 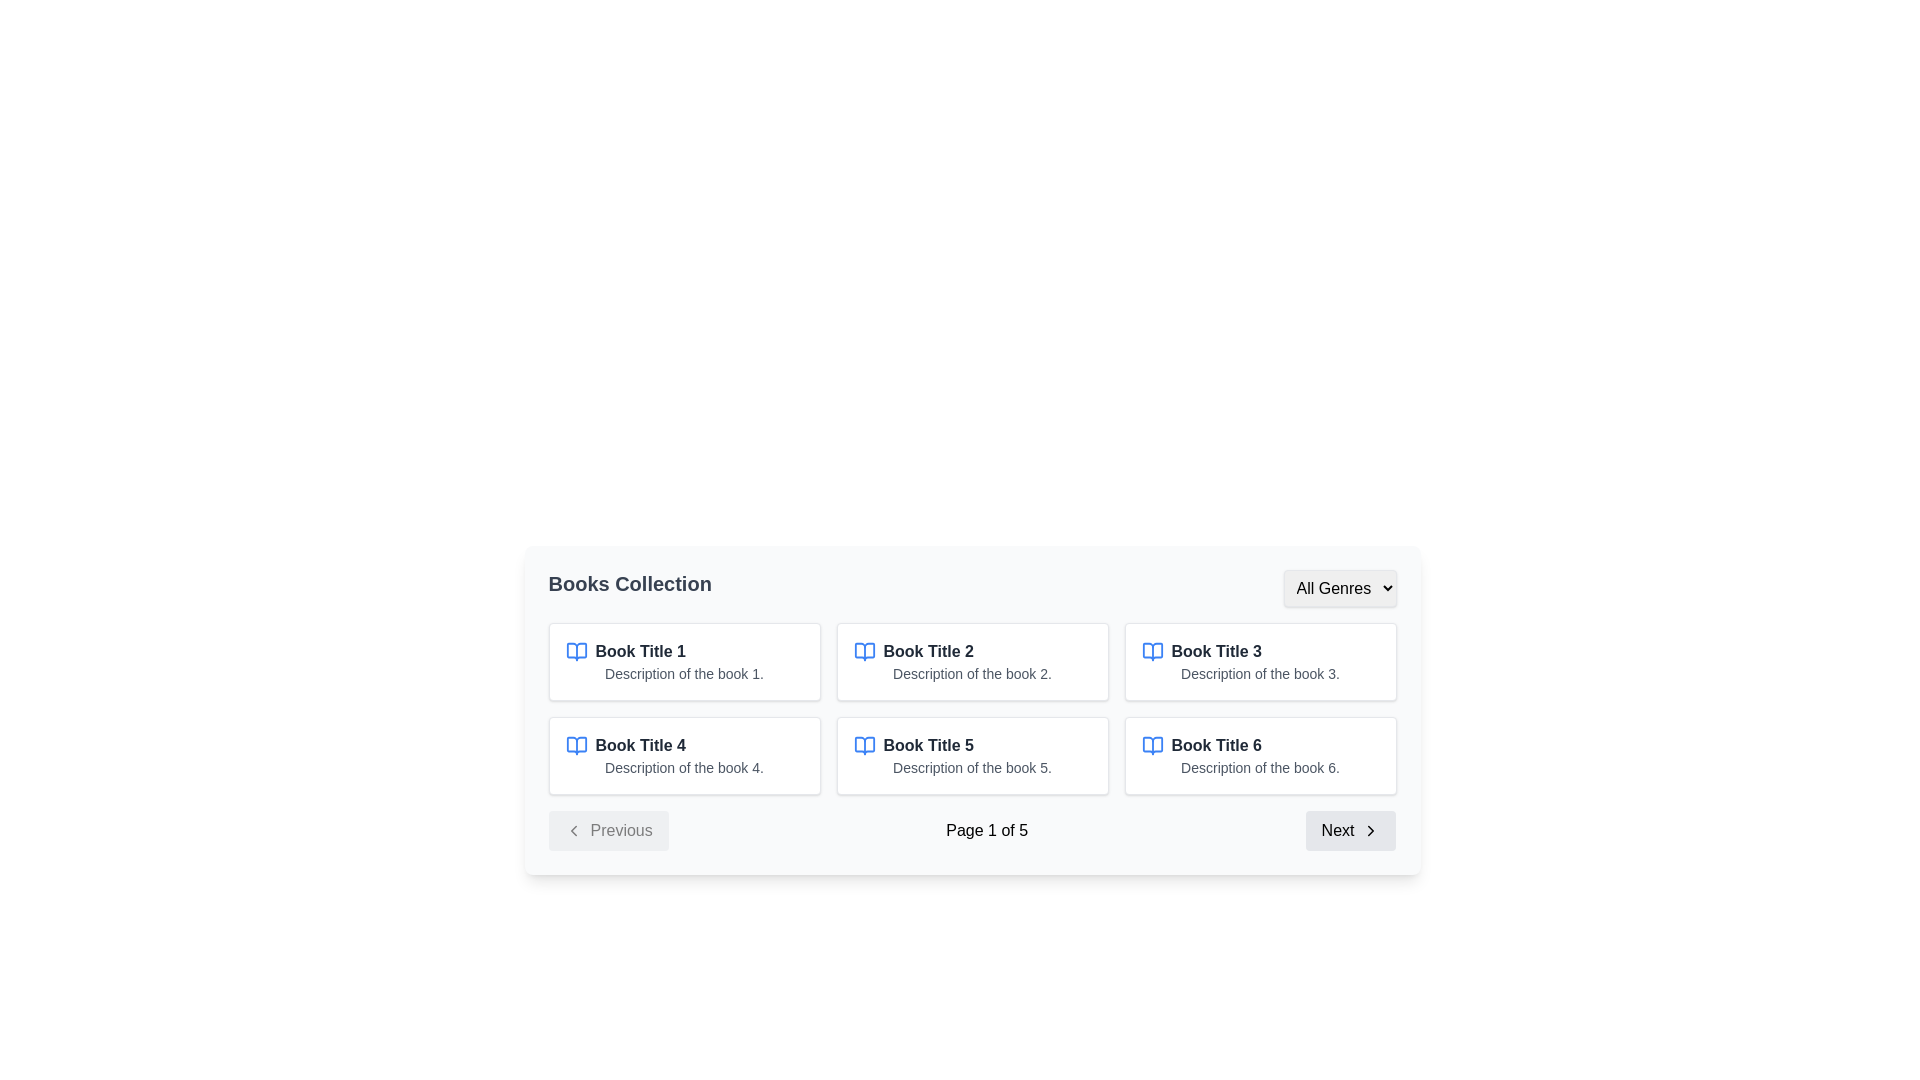 What do you see at coordinates (640, 651) in the screenshot?
I see `the Text label that displays the title of a book in the collection, positioned in the top-left cell of the grid layout, under 'Books Collection' and to the right of the book icon` at bounding box center [640, 651].